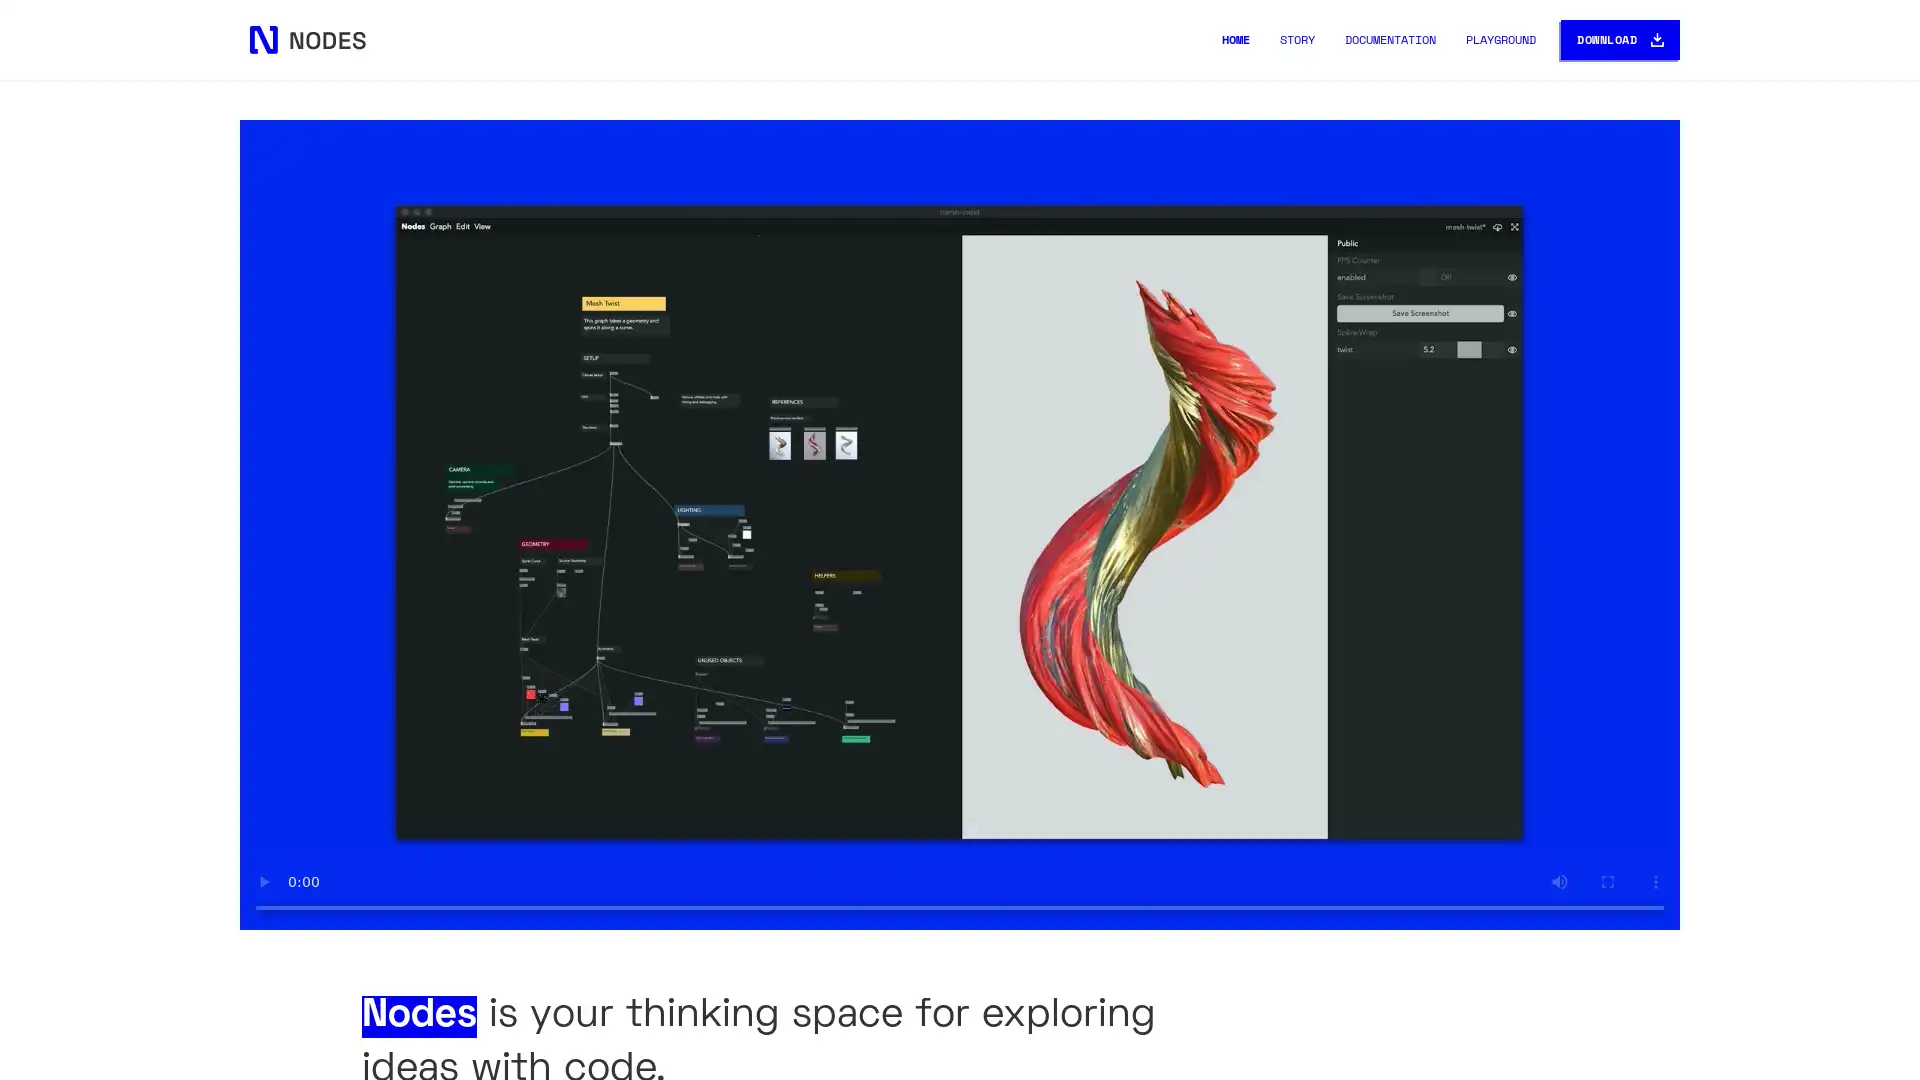 The image size is (1920, 1080). What do you see at coordinates (1620, 39) in the screenshot?
I see `DOWNLOAD` at bounding box center [1620, 39].